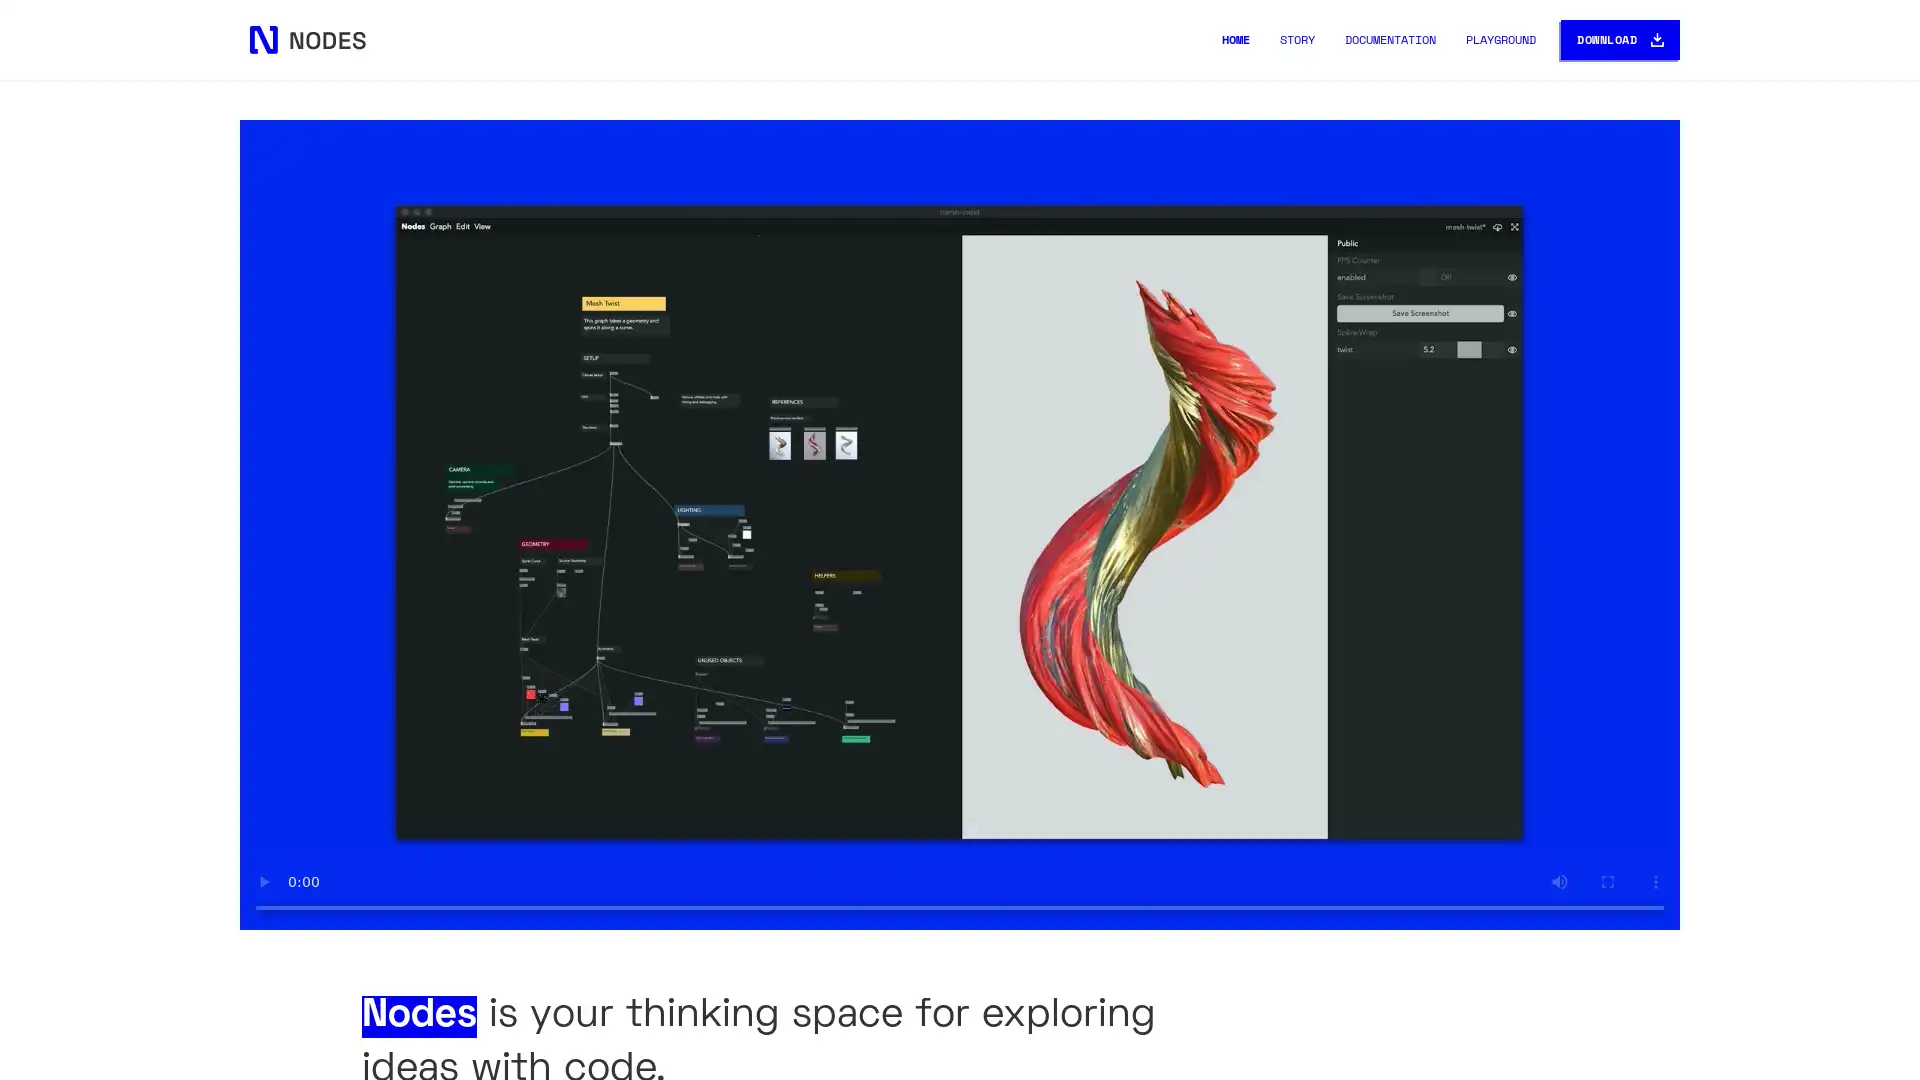 The image size is (1920, 1080). What do you see at coordinates (1620, 39) in the screenshot?
I see `DOWNLOAD` at bounding box center [1620, 39].